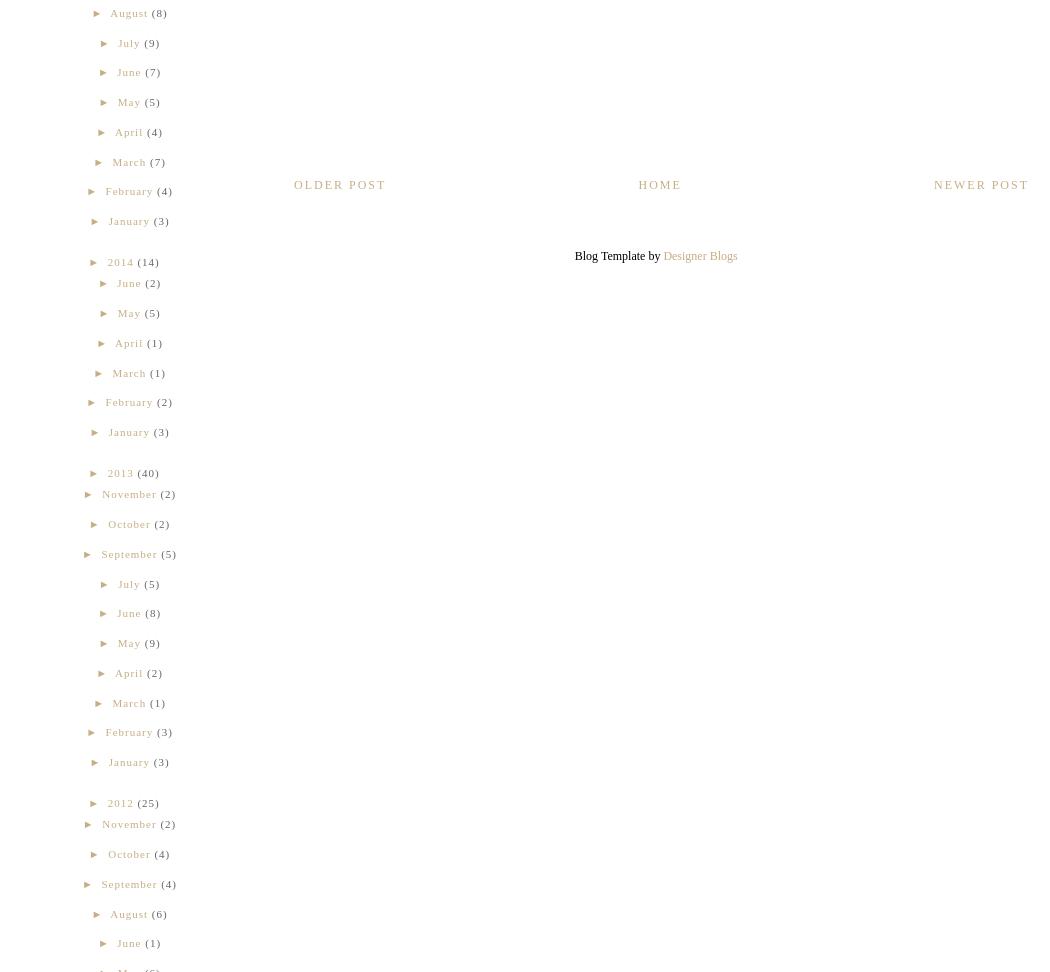 The width and height of the screenshot is (1050, 972). I want to click on 'Blog Template by', so click(618, 254).